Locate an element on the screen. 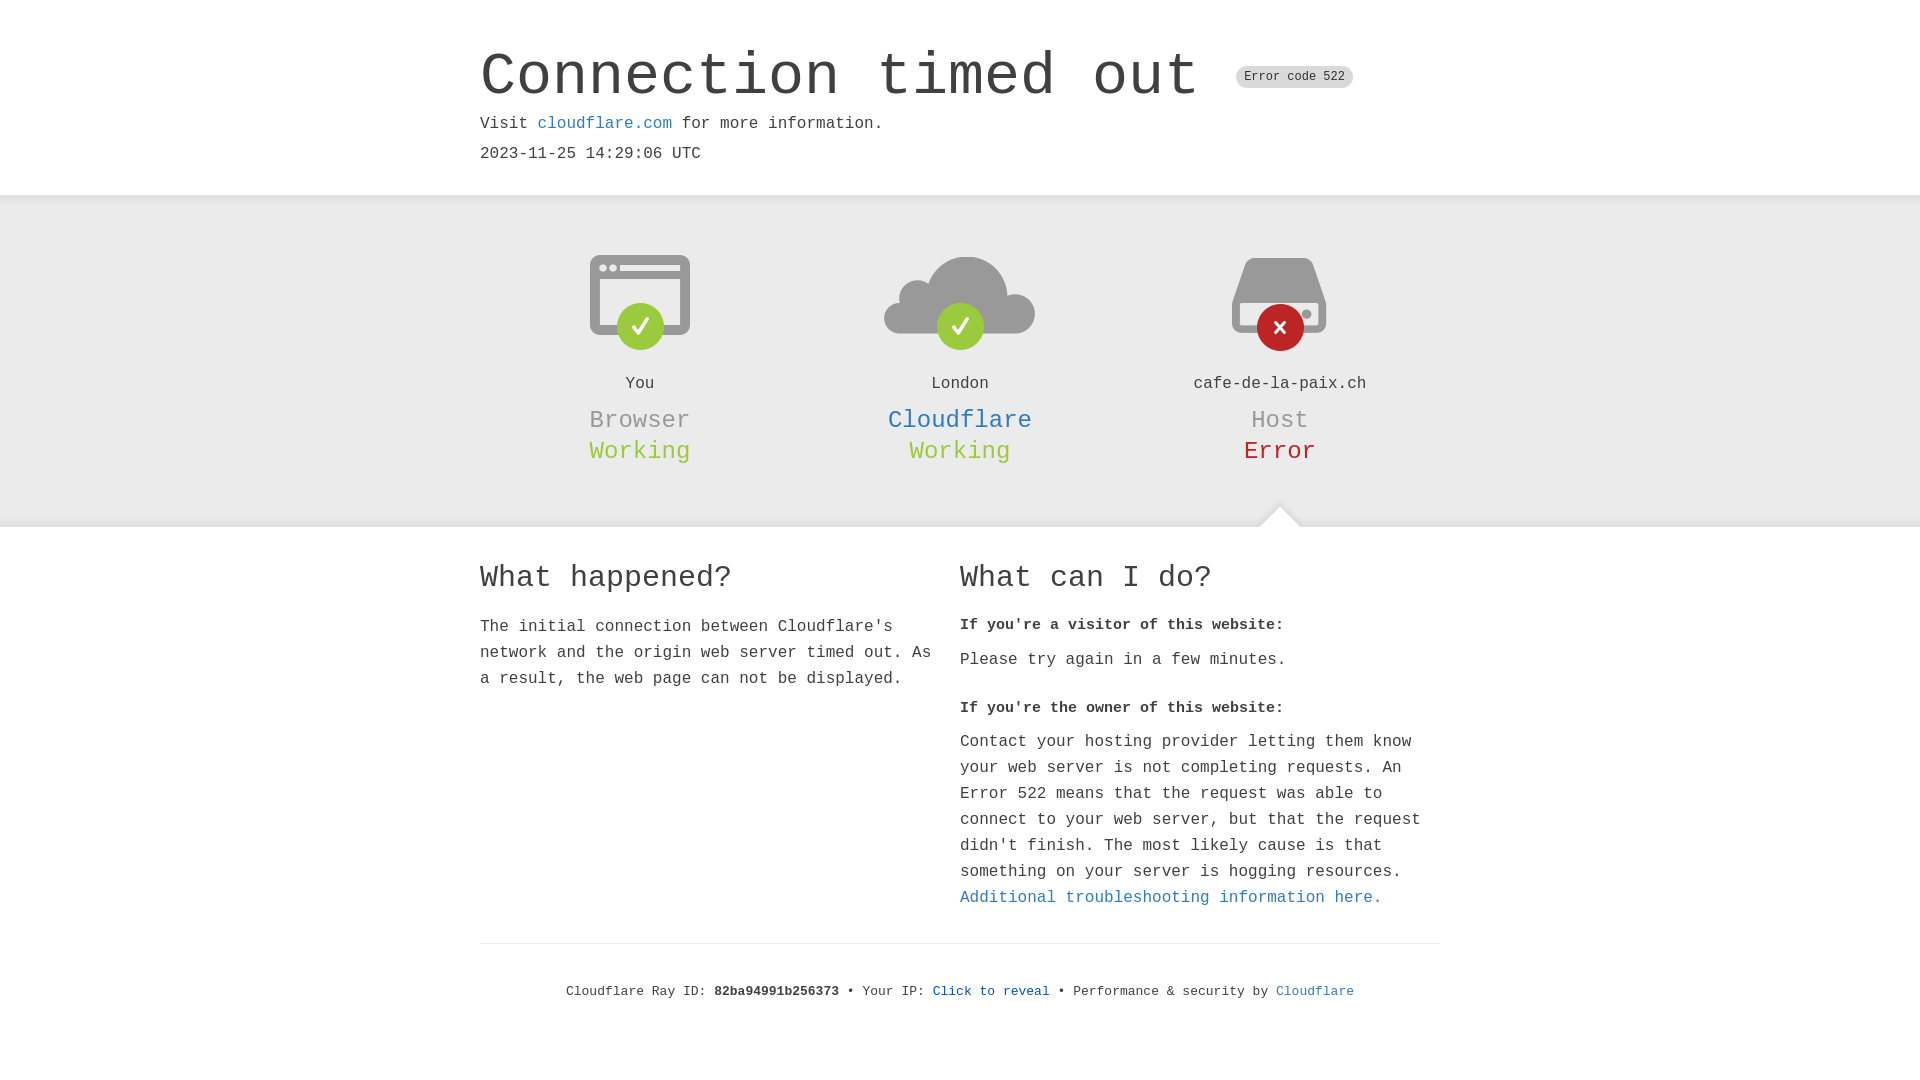 This screenshot has width=1920, height=1080. 'Cloudflare' is located at coordinates (960, 419).